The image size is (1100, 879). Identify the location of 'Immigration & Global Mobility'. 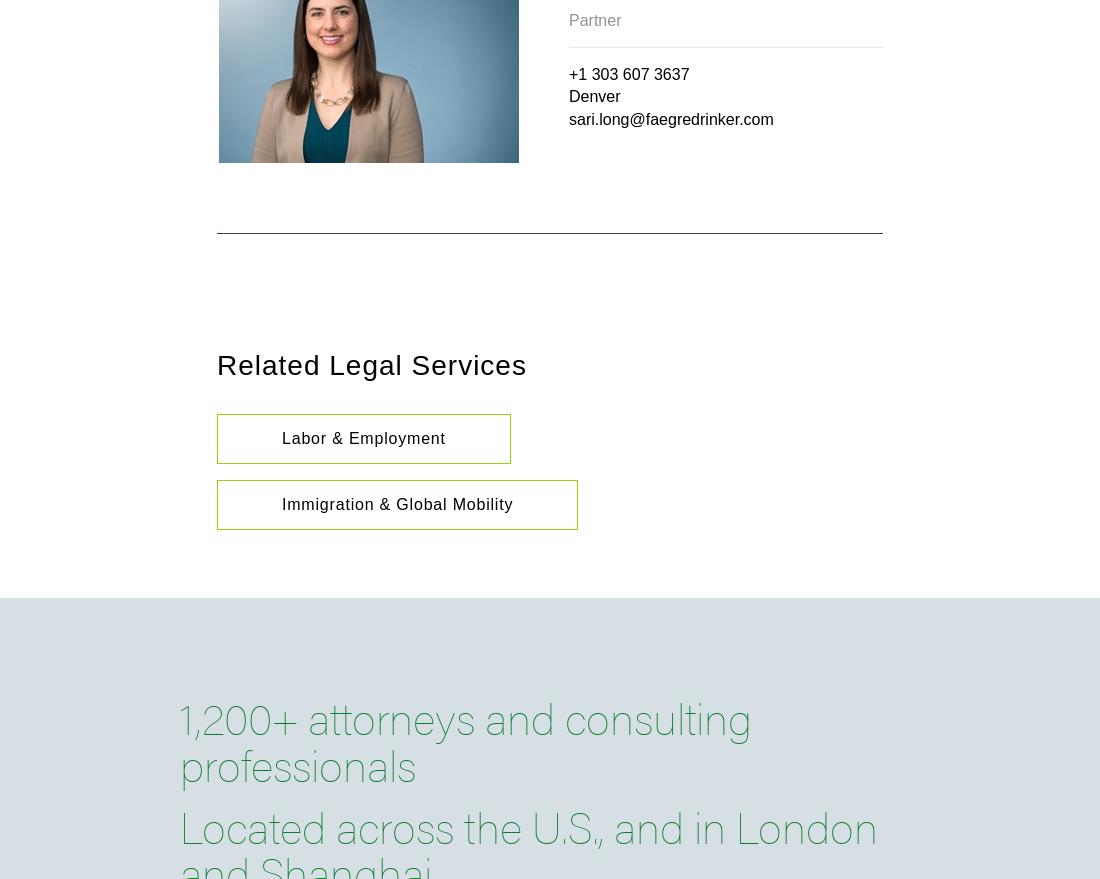
(397, 503).